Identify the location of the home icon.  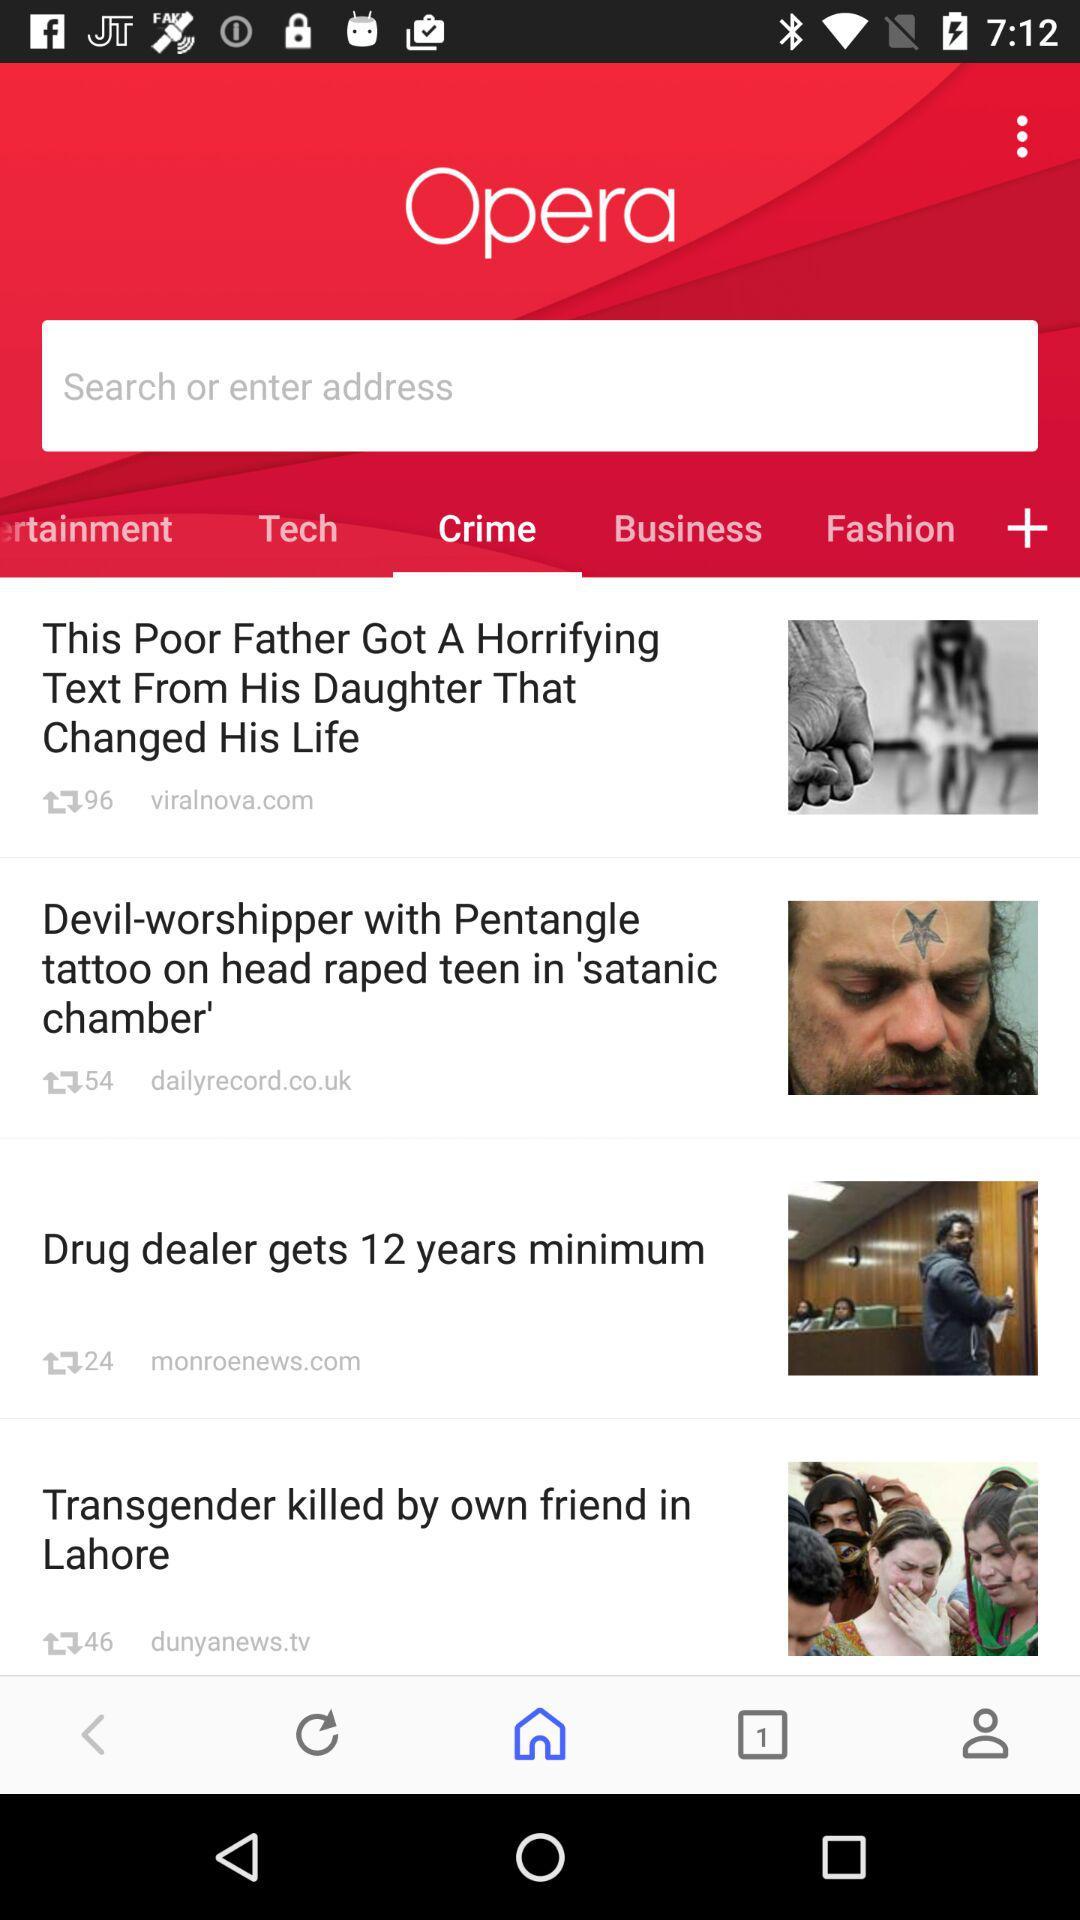
(540, 1733).